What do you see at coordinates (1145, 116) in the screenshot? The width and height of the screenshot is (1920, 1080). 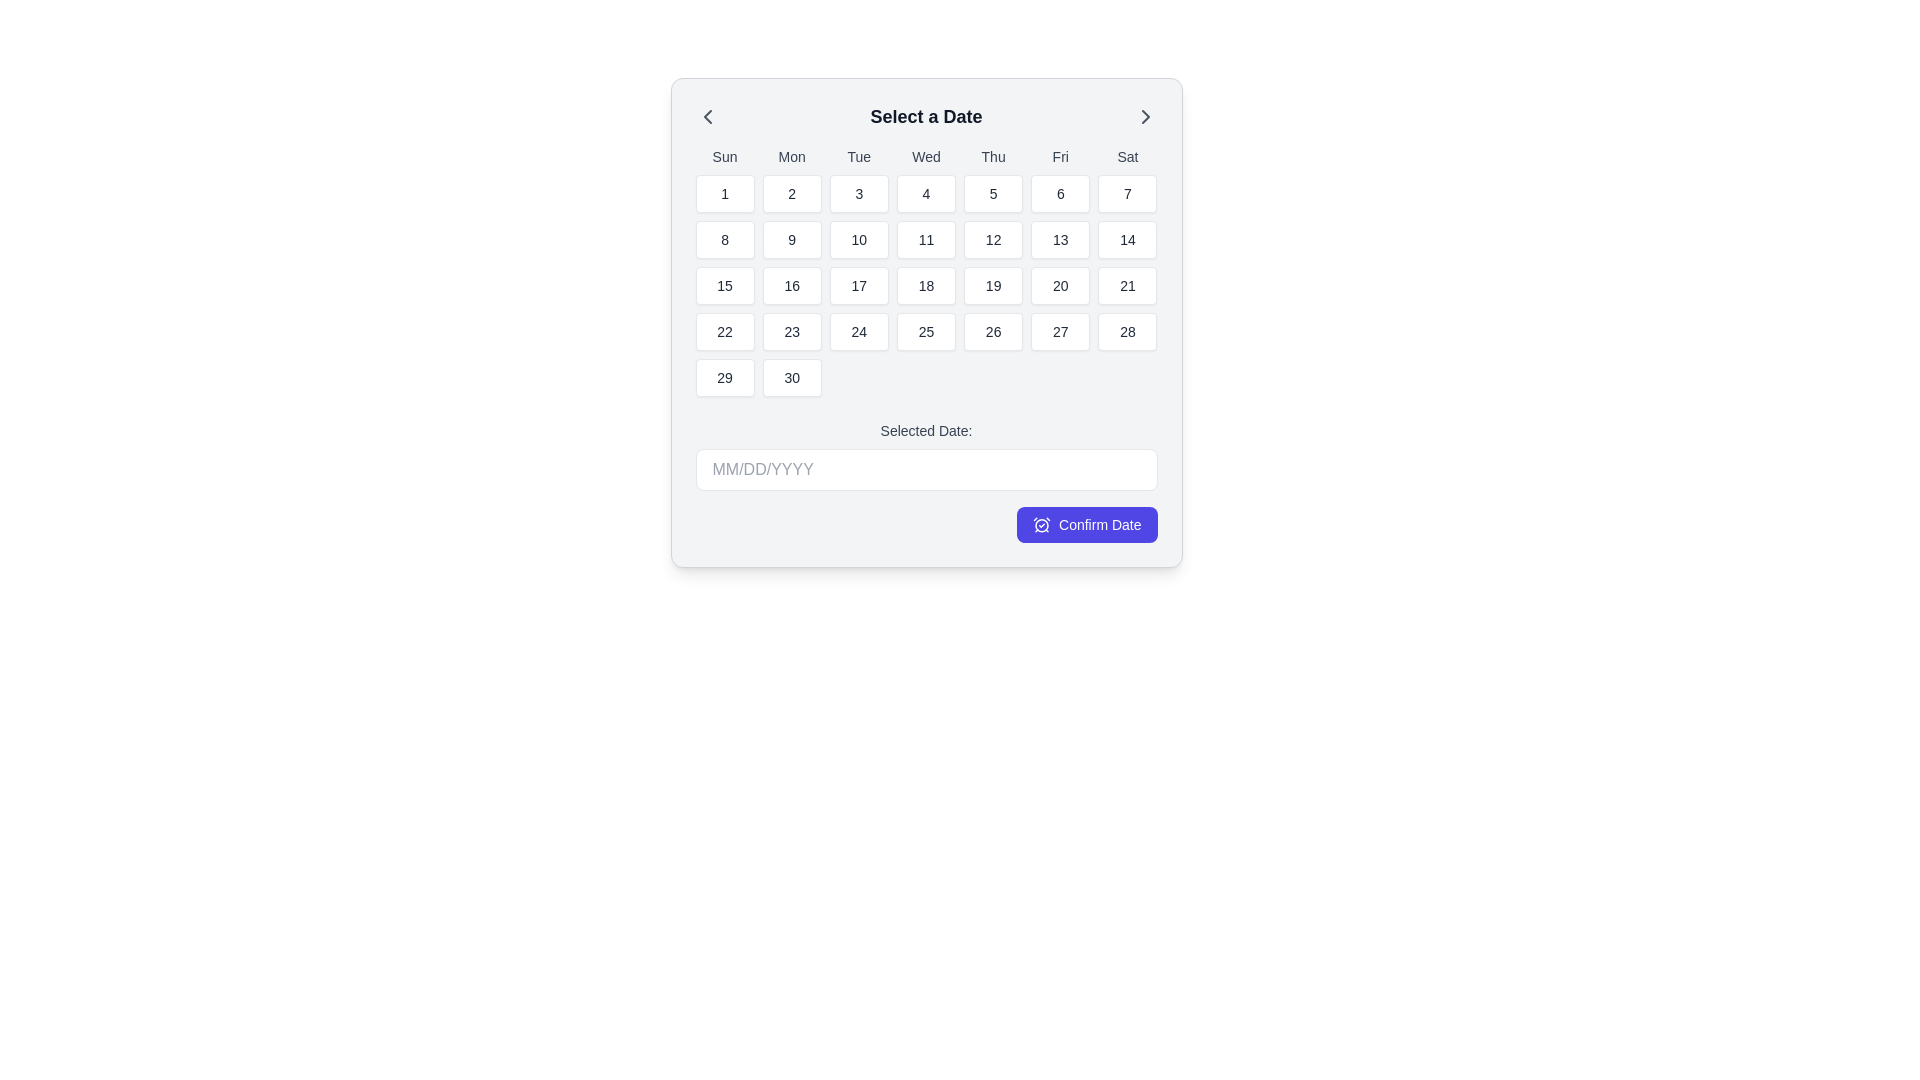 I see `the right-facing chevron icon in the header section labeled 'Select a Date'` at bounding box center [1145, 116].